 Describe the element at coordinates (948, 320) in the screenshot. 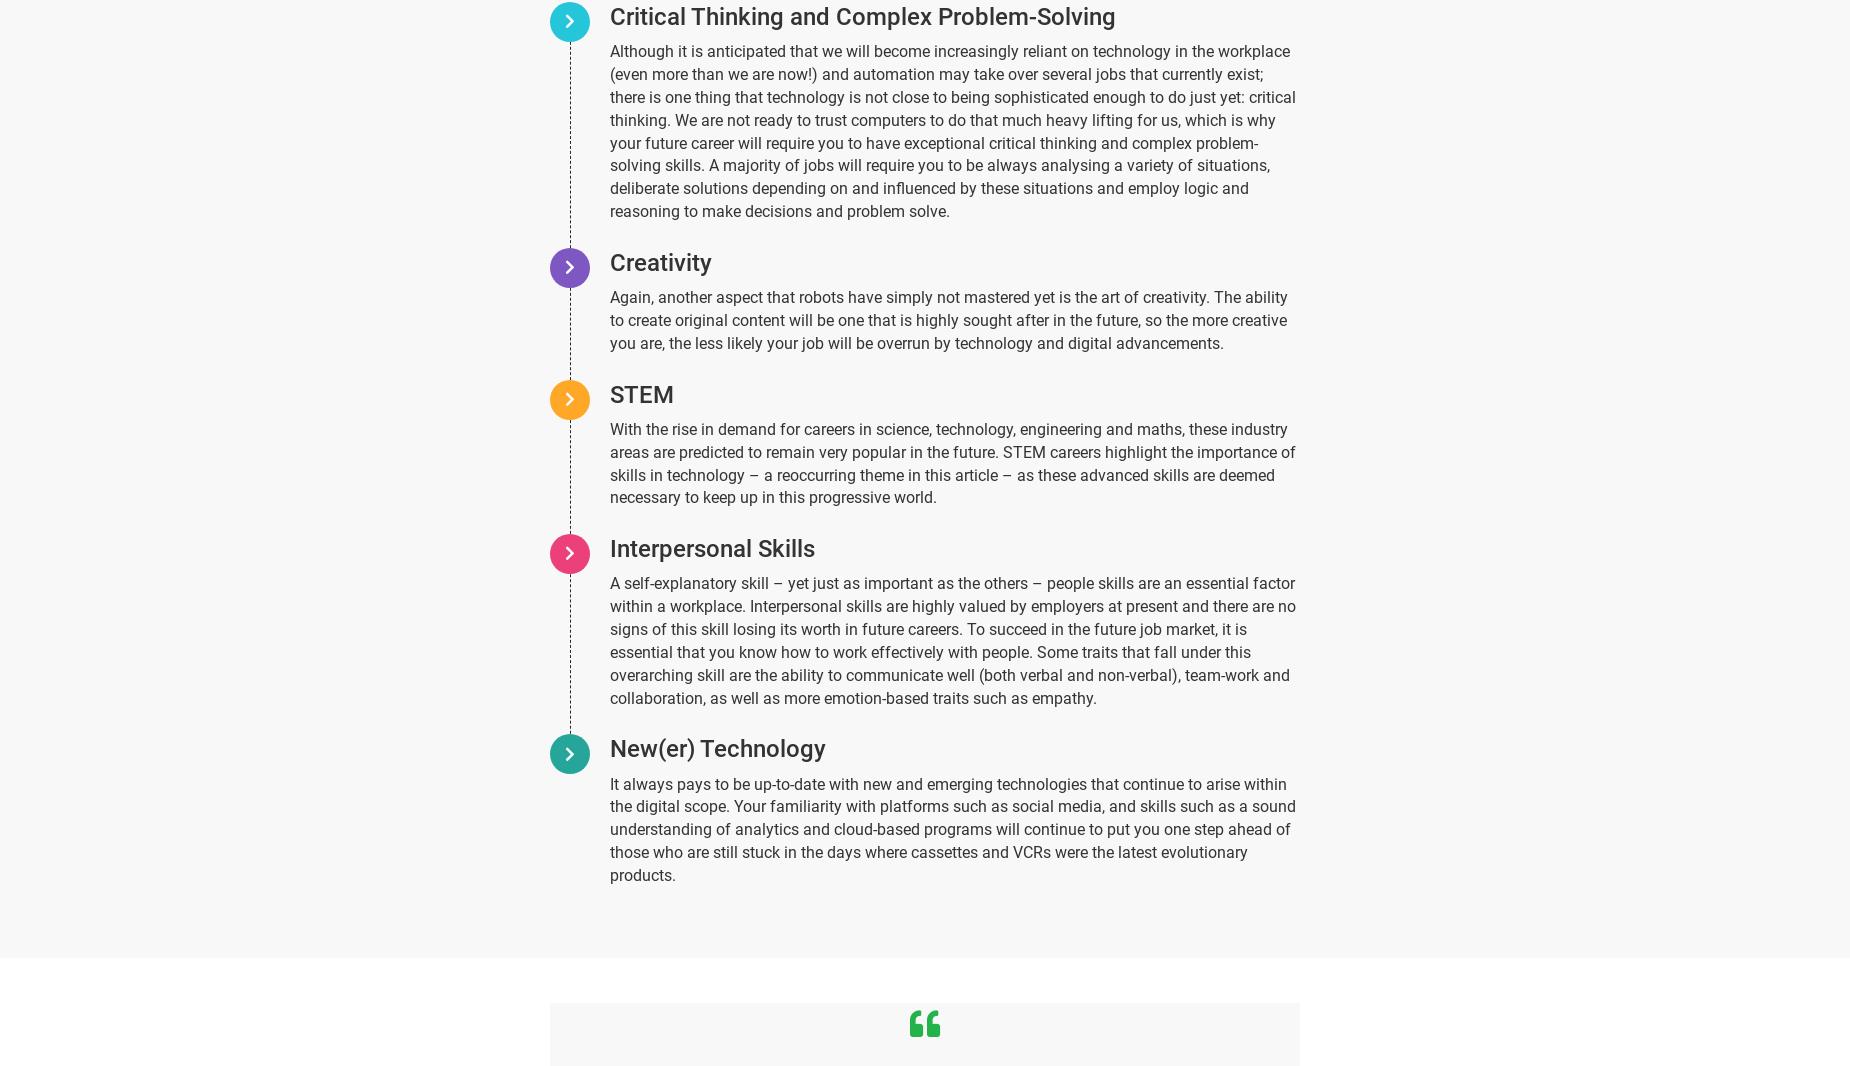

I see `'Again, another aspect that robots have simply not mastered yet is the art of creativity. The ability to create original content will be one that is highly sought after in the future, so the more creative you are, the less likely your job will be overrun by technology and digital advancements.'` at that location.